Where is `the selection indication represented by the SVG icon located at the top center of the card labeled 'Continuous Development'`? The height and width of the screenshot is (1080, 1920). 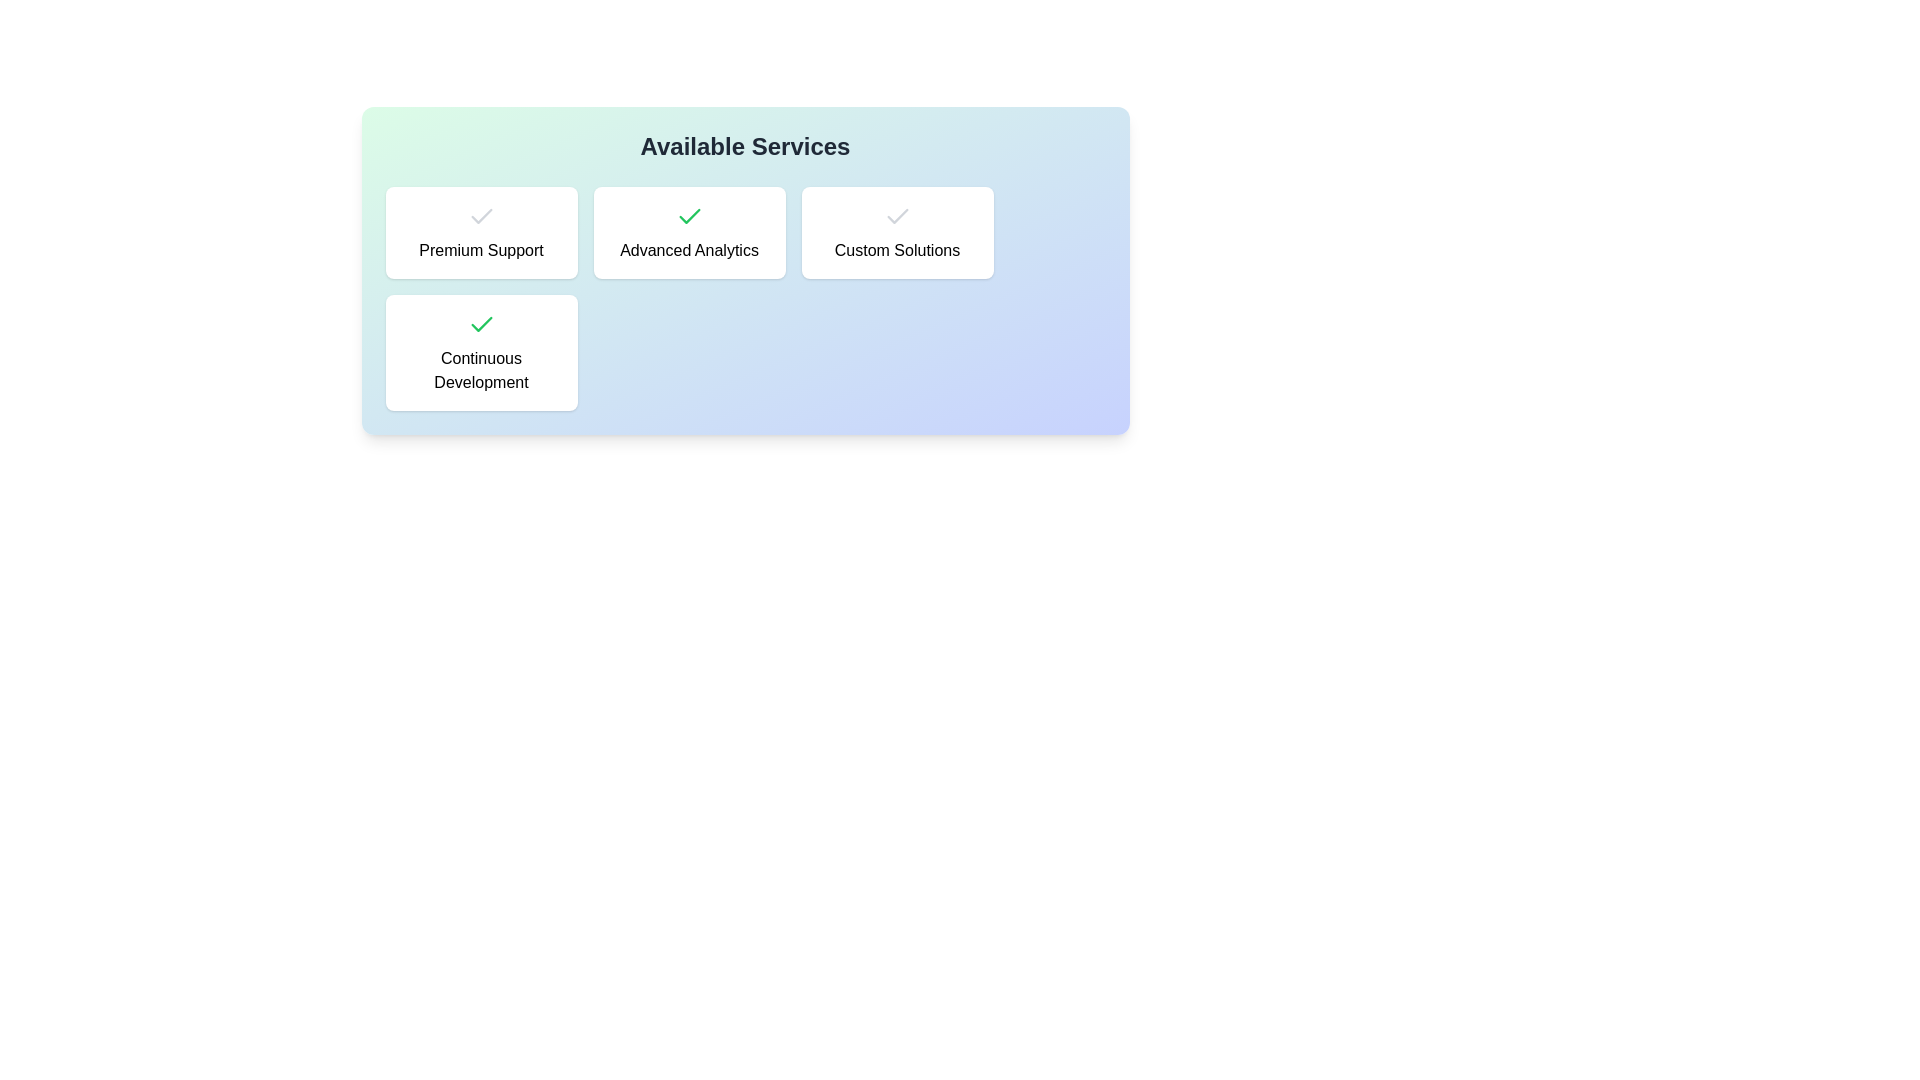 the selection indication represented by the SVG icon located at the top center of the card labeled 'Continuous Development' is located at coordinates (481, 323).